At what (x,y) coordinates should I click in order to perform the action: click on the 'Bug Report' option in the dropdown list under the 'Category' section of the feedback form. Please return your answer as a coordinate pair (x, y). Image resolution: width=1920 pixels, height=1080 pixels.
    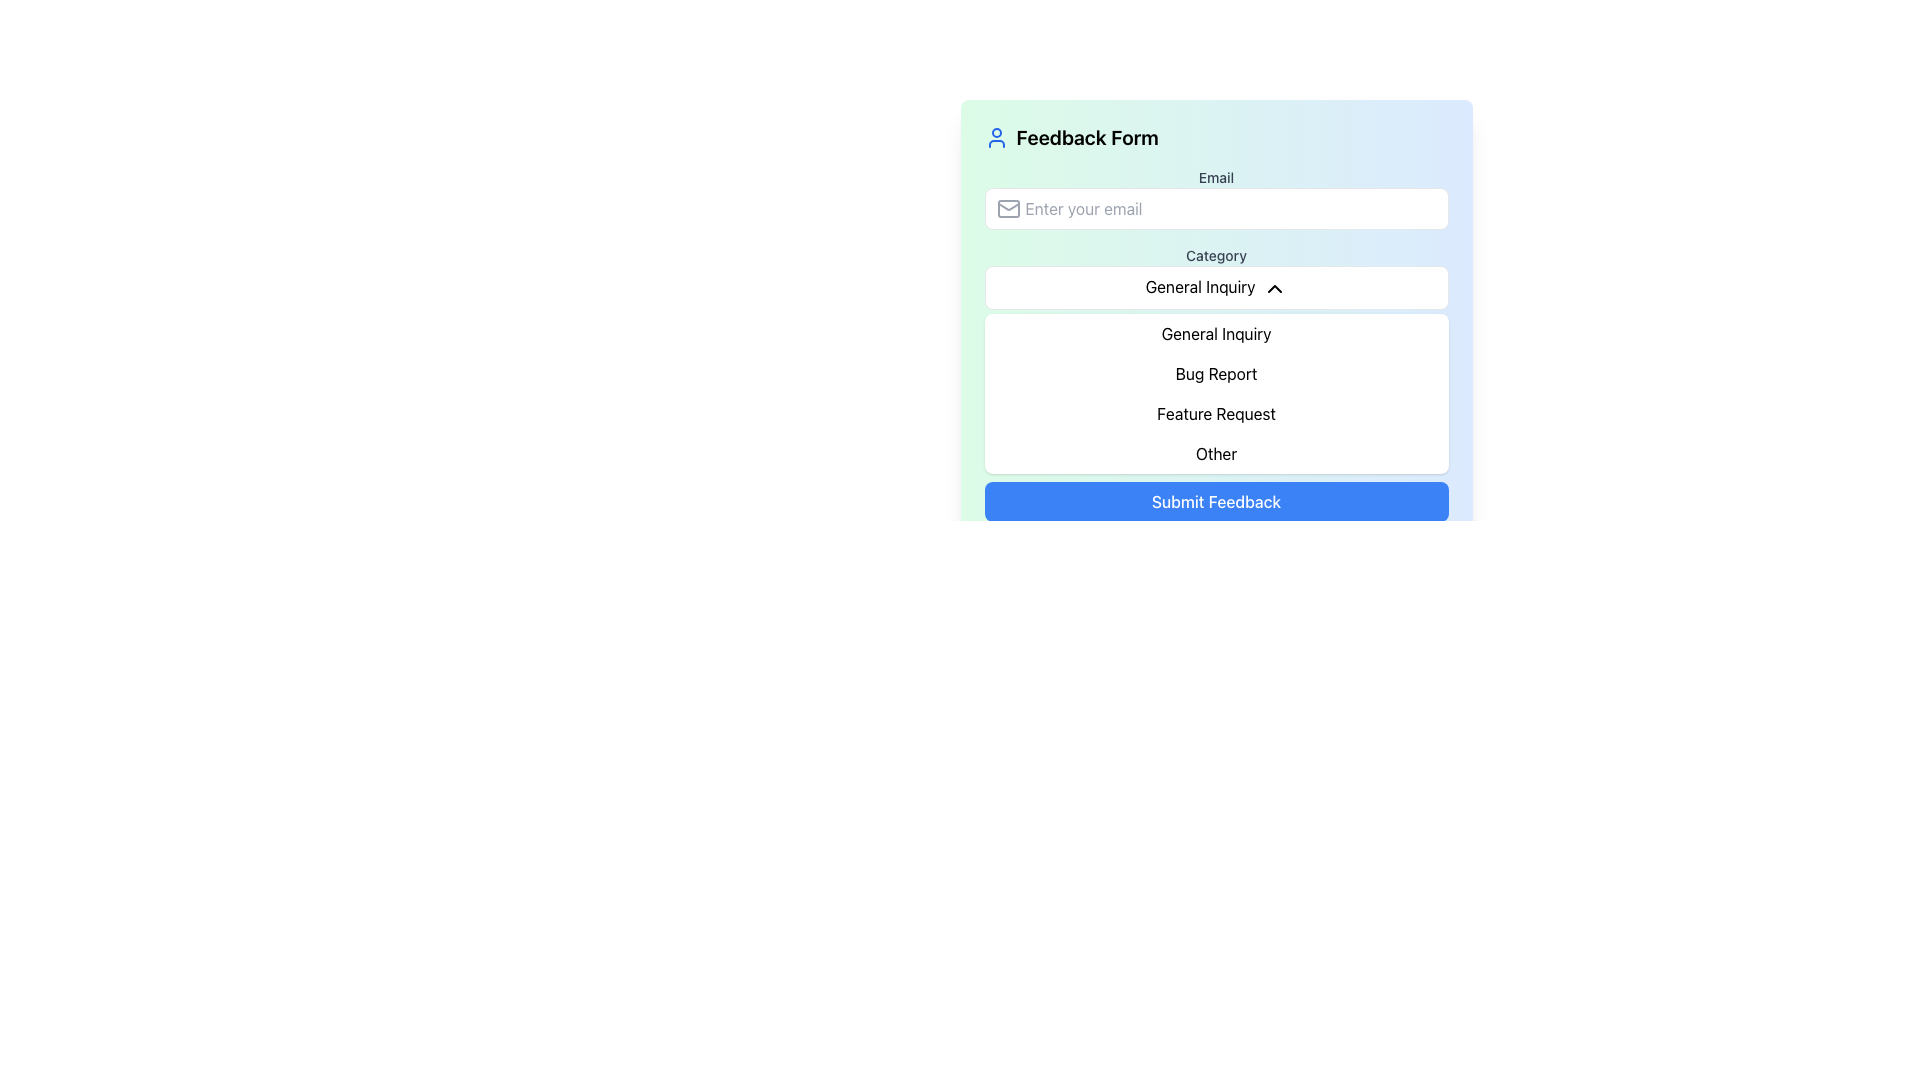
    Looking at the image, I should click on (1215, 373).